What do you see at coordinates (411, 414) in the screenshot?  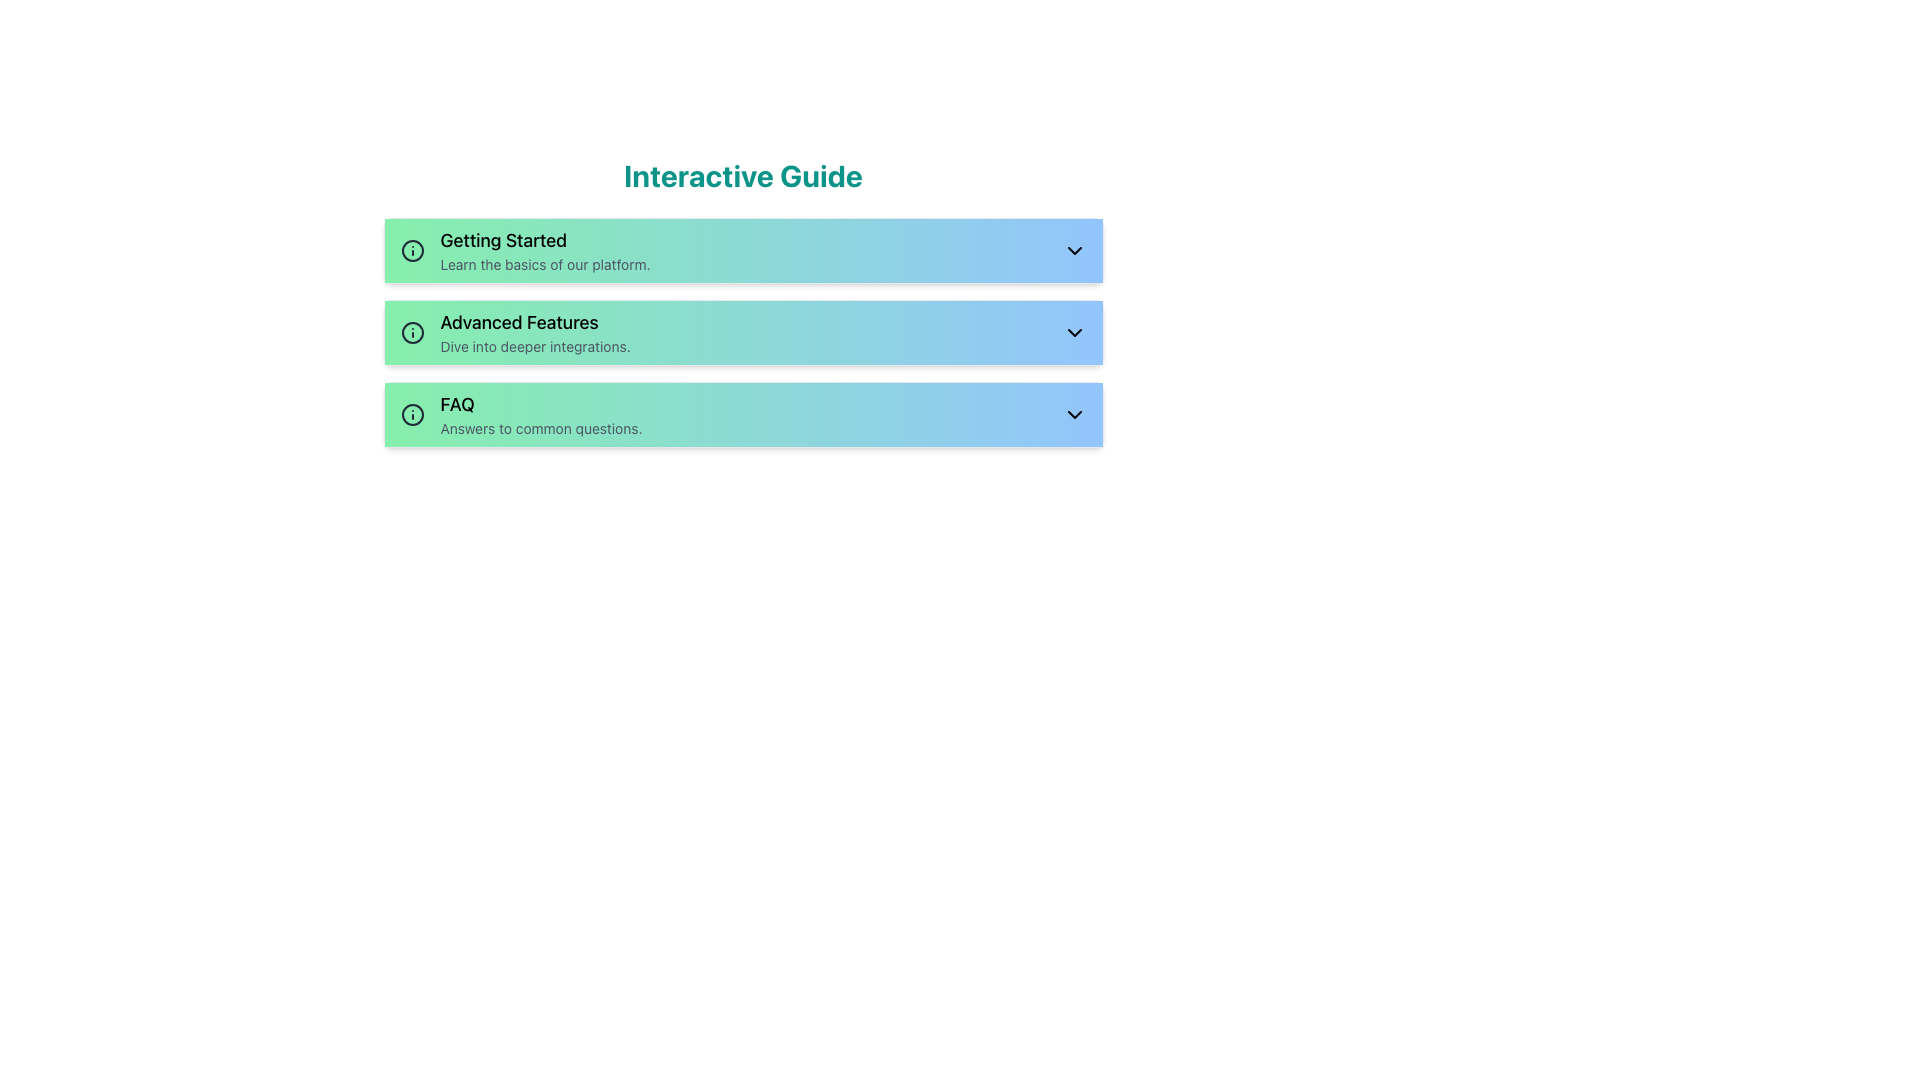 I see `the circular icon with a gray exclamation mark, located on the left side of the third row, next to the text 'FAQ Answers to common questions', to observe its tooltip or context` at bounding box center [411, 414].